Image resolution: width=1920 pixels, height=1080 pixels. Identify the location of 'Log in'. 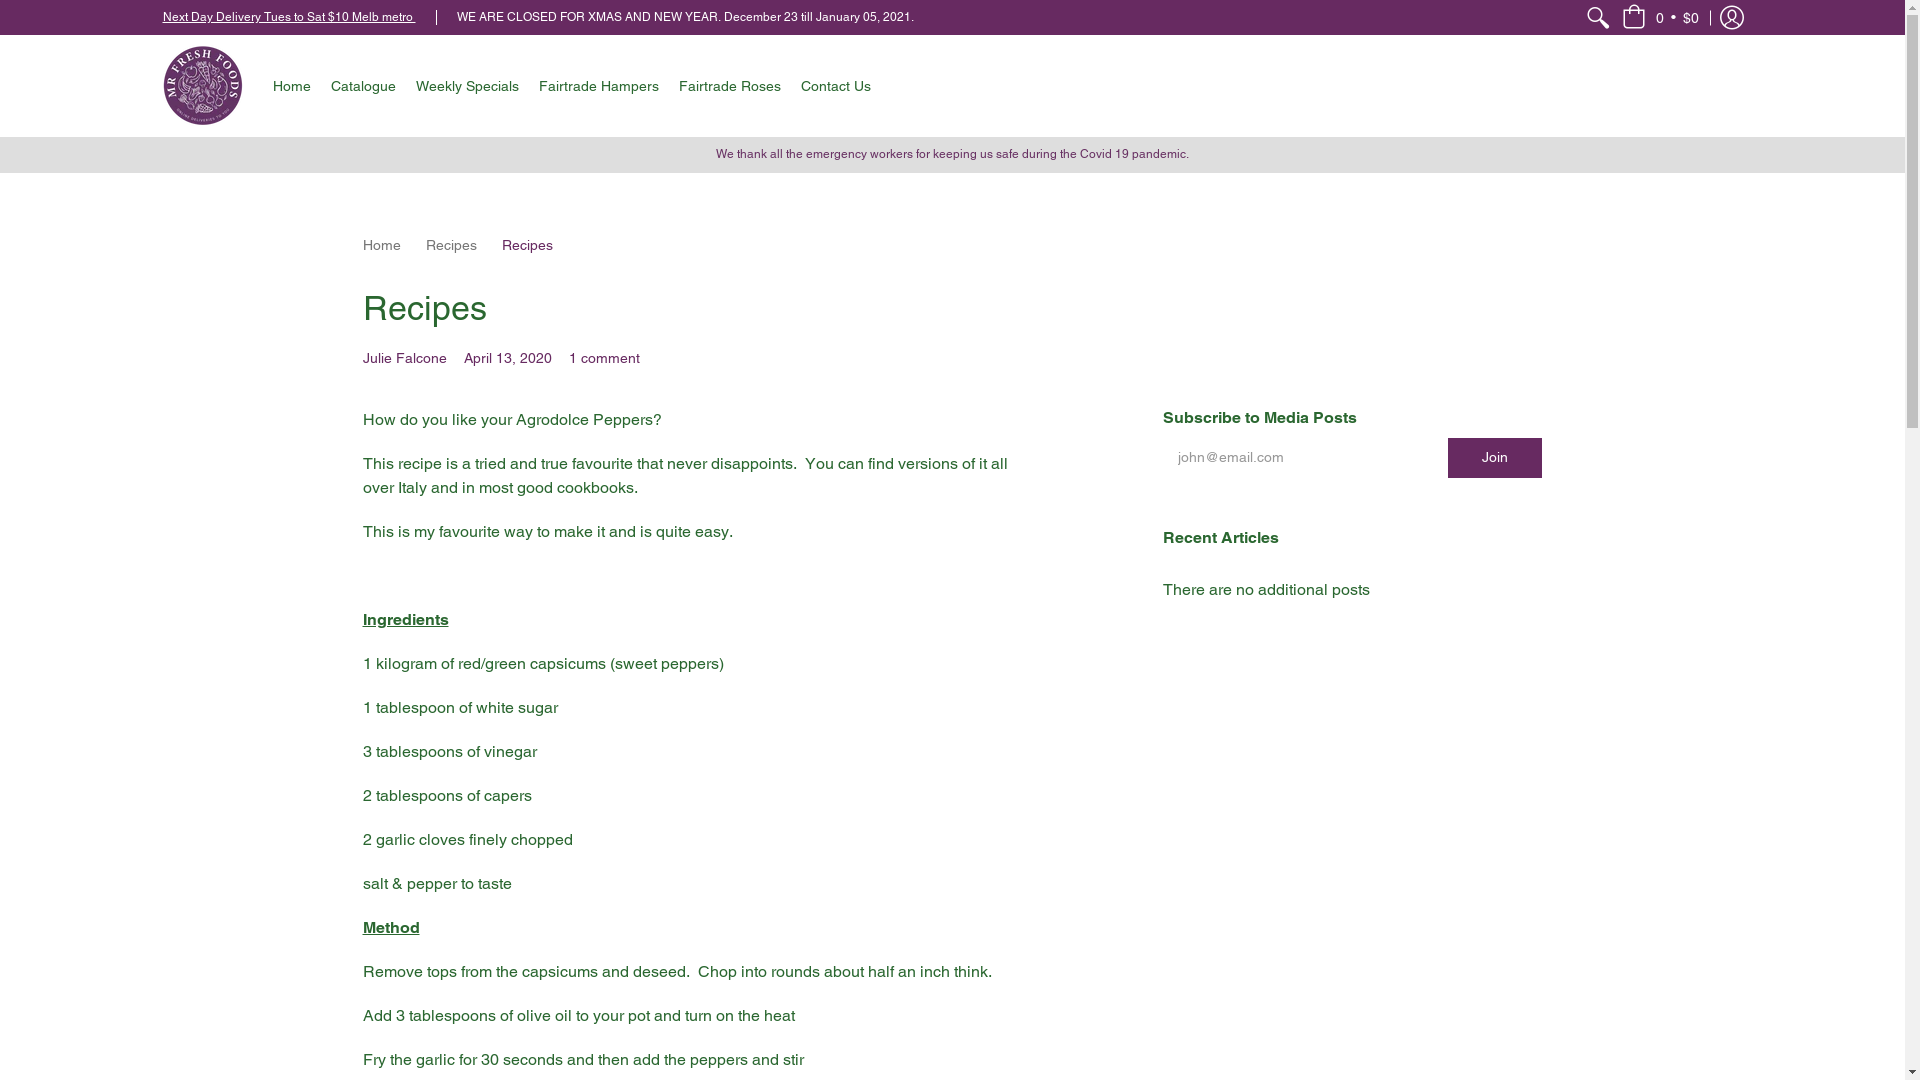
(1708, 17).